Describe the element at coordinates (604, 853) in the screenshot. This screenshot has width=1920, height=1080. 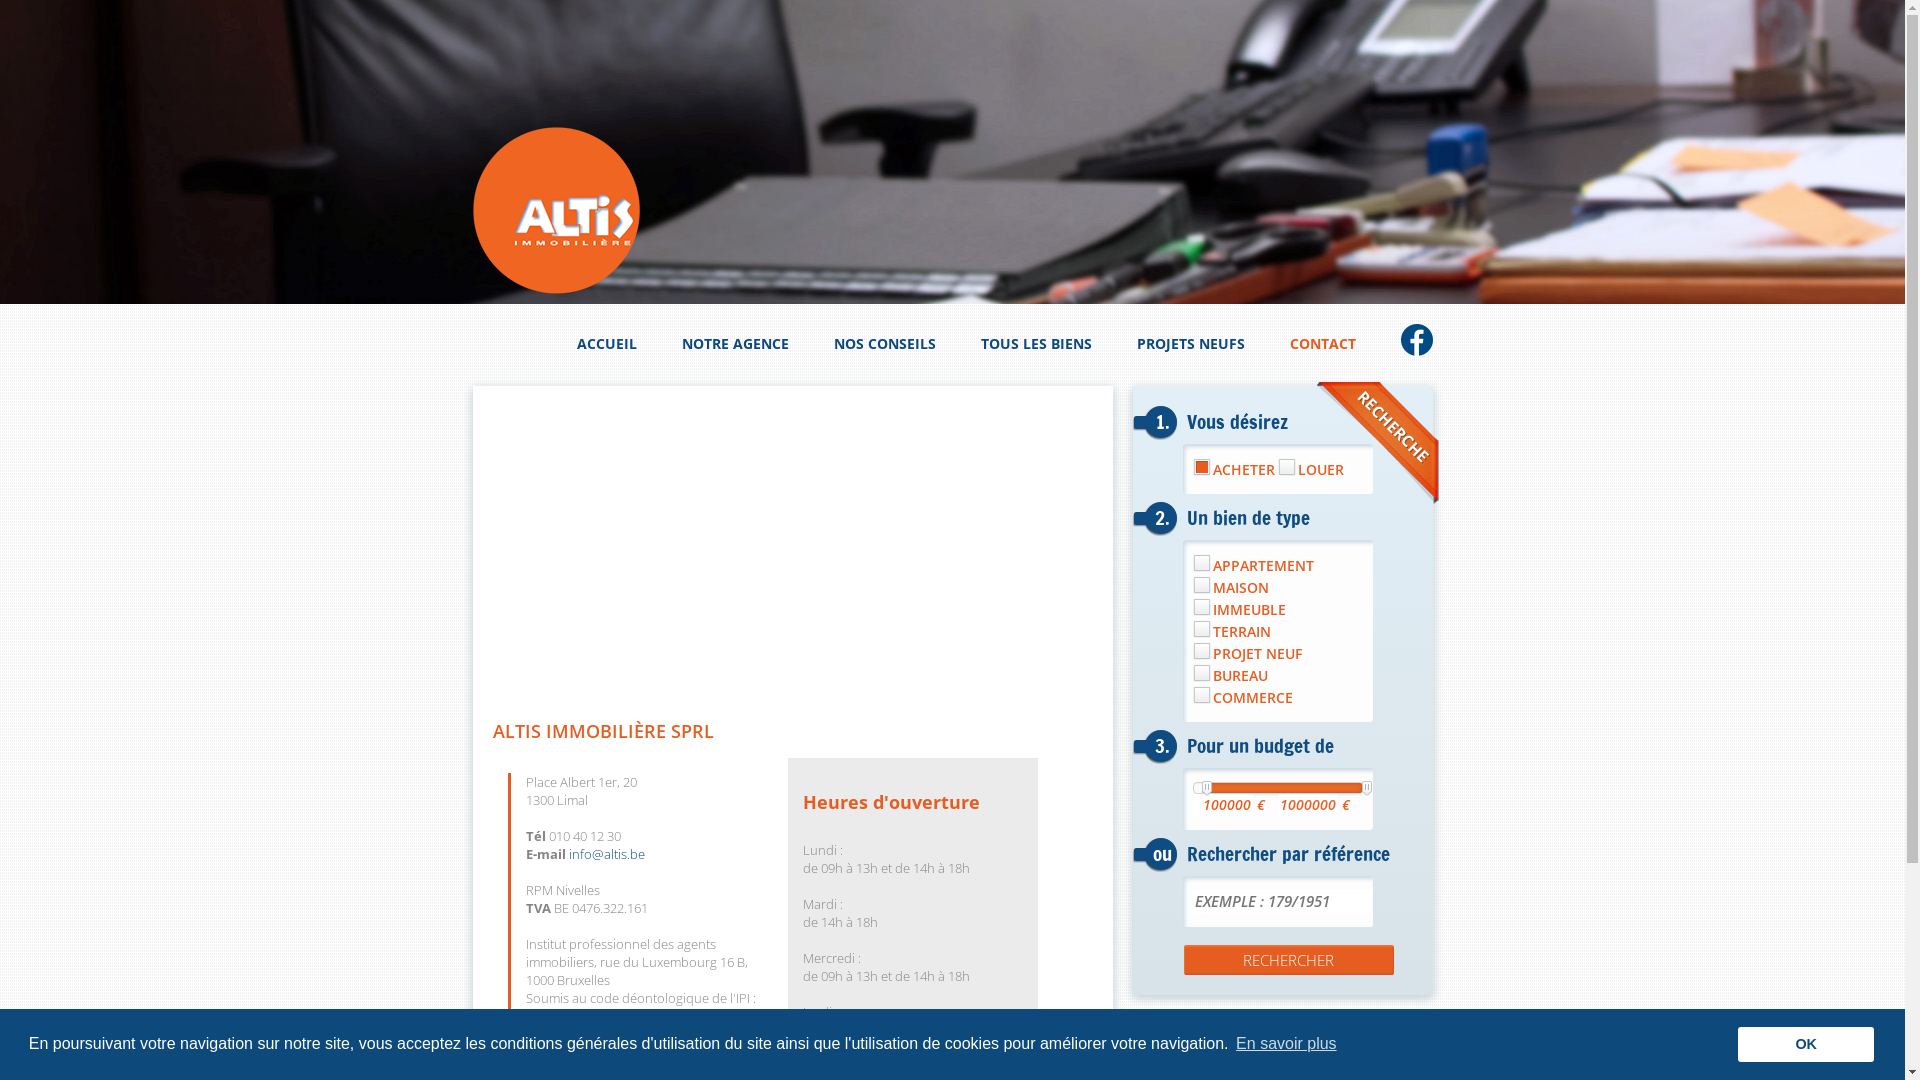
I see `'info@altis.be'` at that location.